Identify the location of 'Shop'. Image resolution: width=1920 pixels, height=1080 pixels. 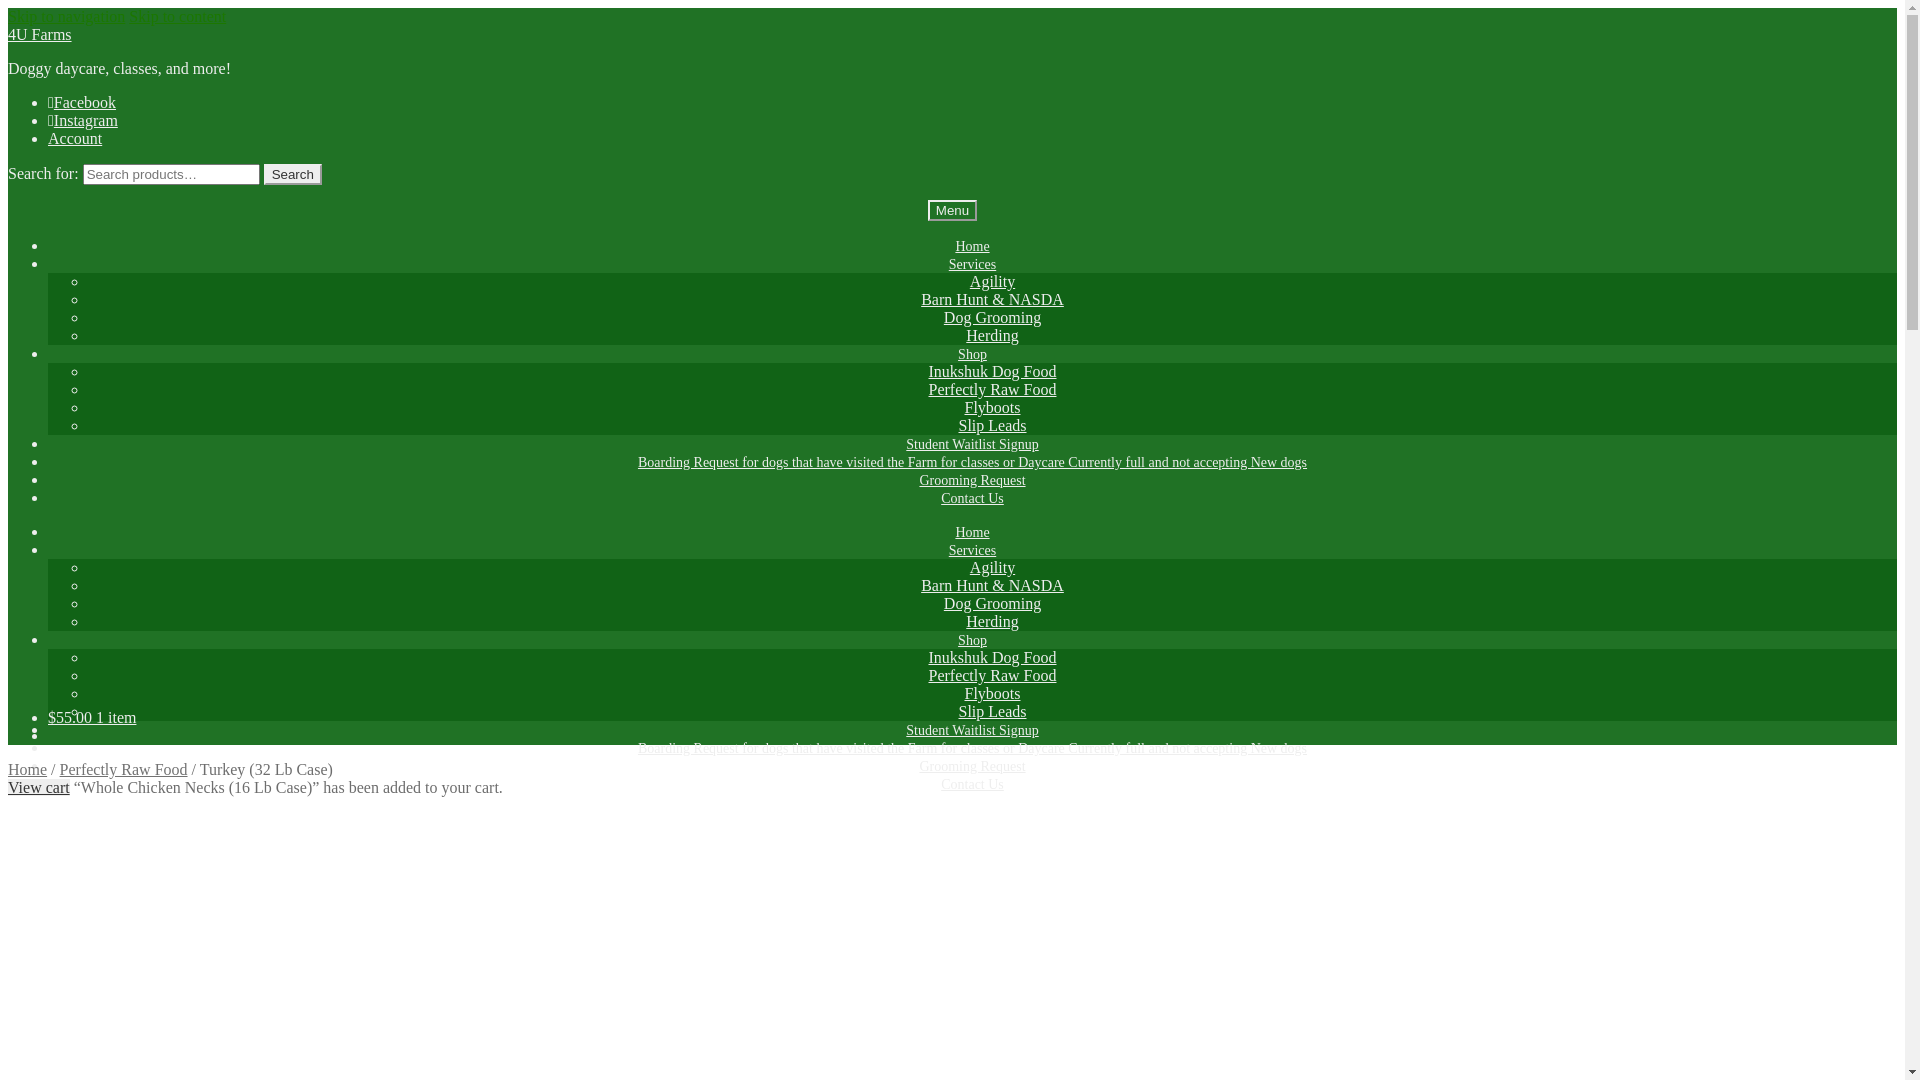
(947, 640).